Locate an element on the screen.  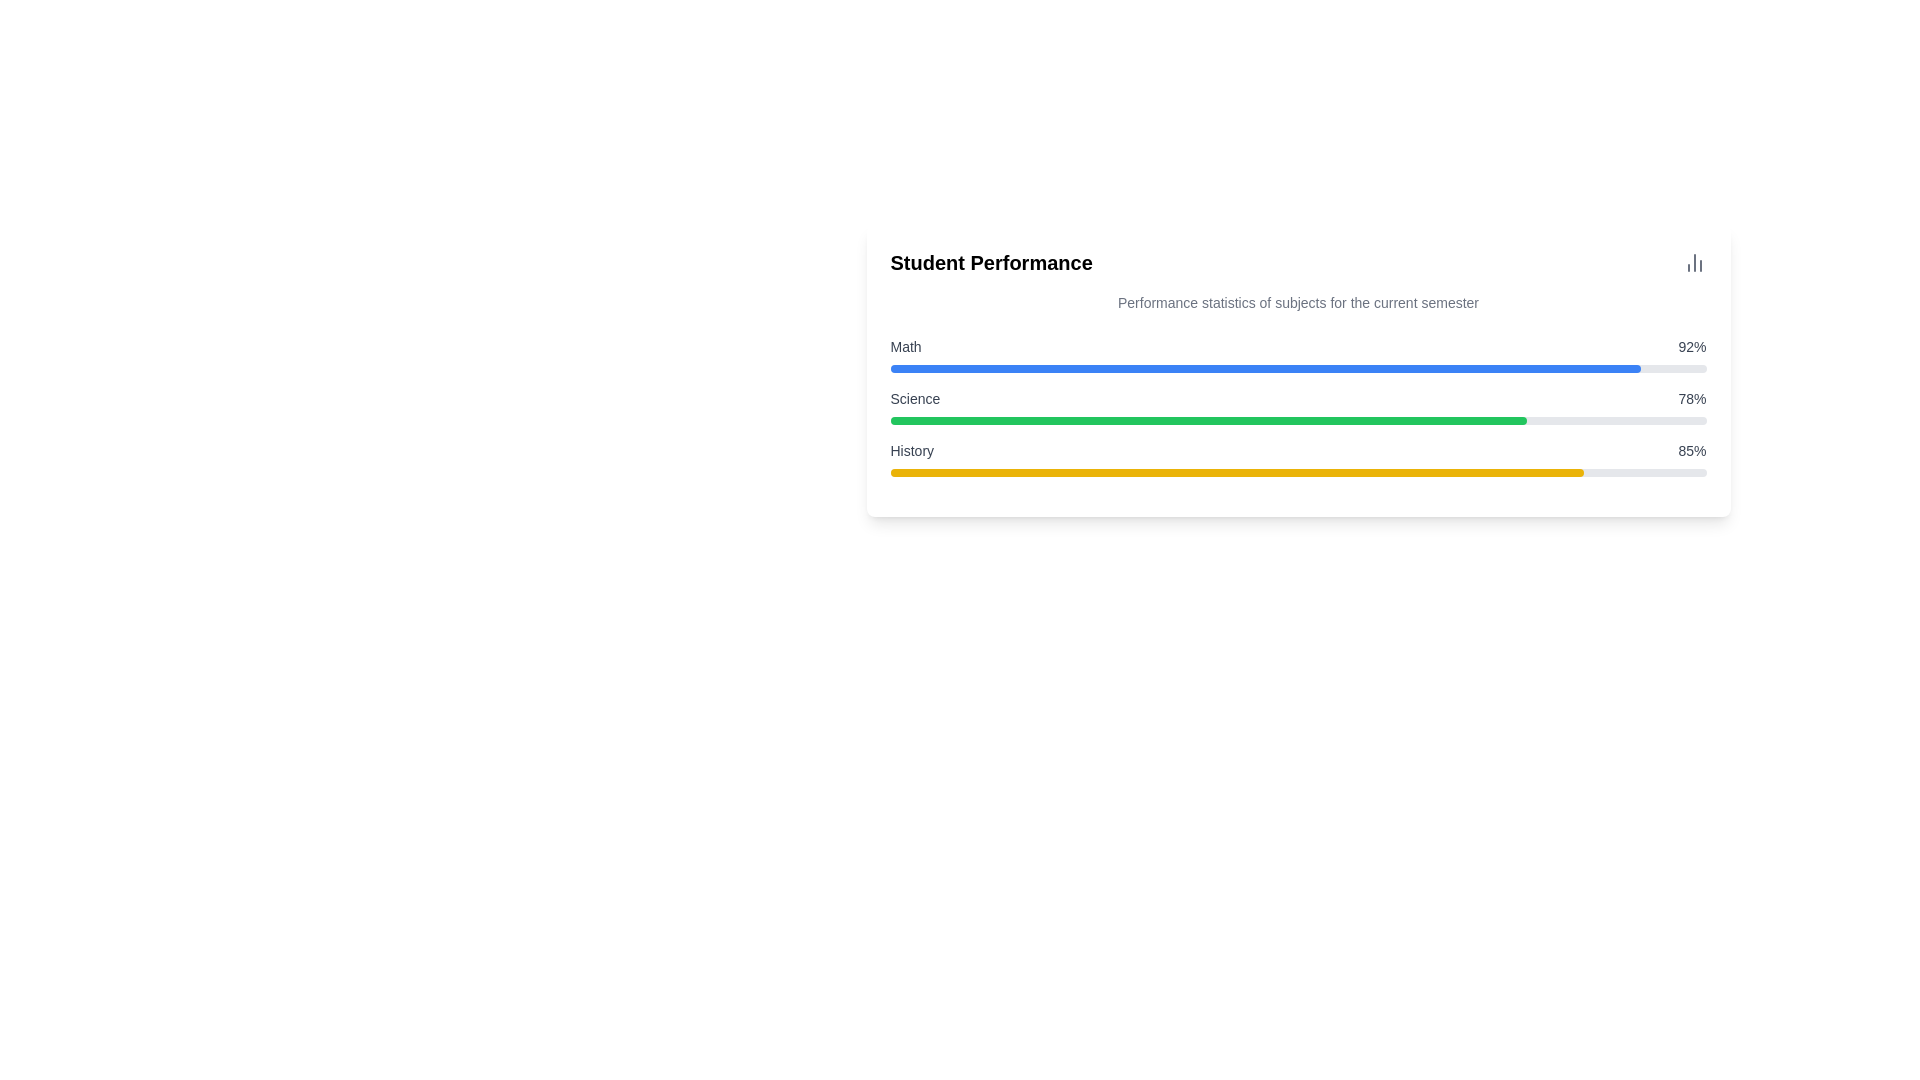
the bold, large-sized text labeled 'Student Performance' located at the top-left of the card-like section displaying student grades is located at coordinates (991, 261).